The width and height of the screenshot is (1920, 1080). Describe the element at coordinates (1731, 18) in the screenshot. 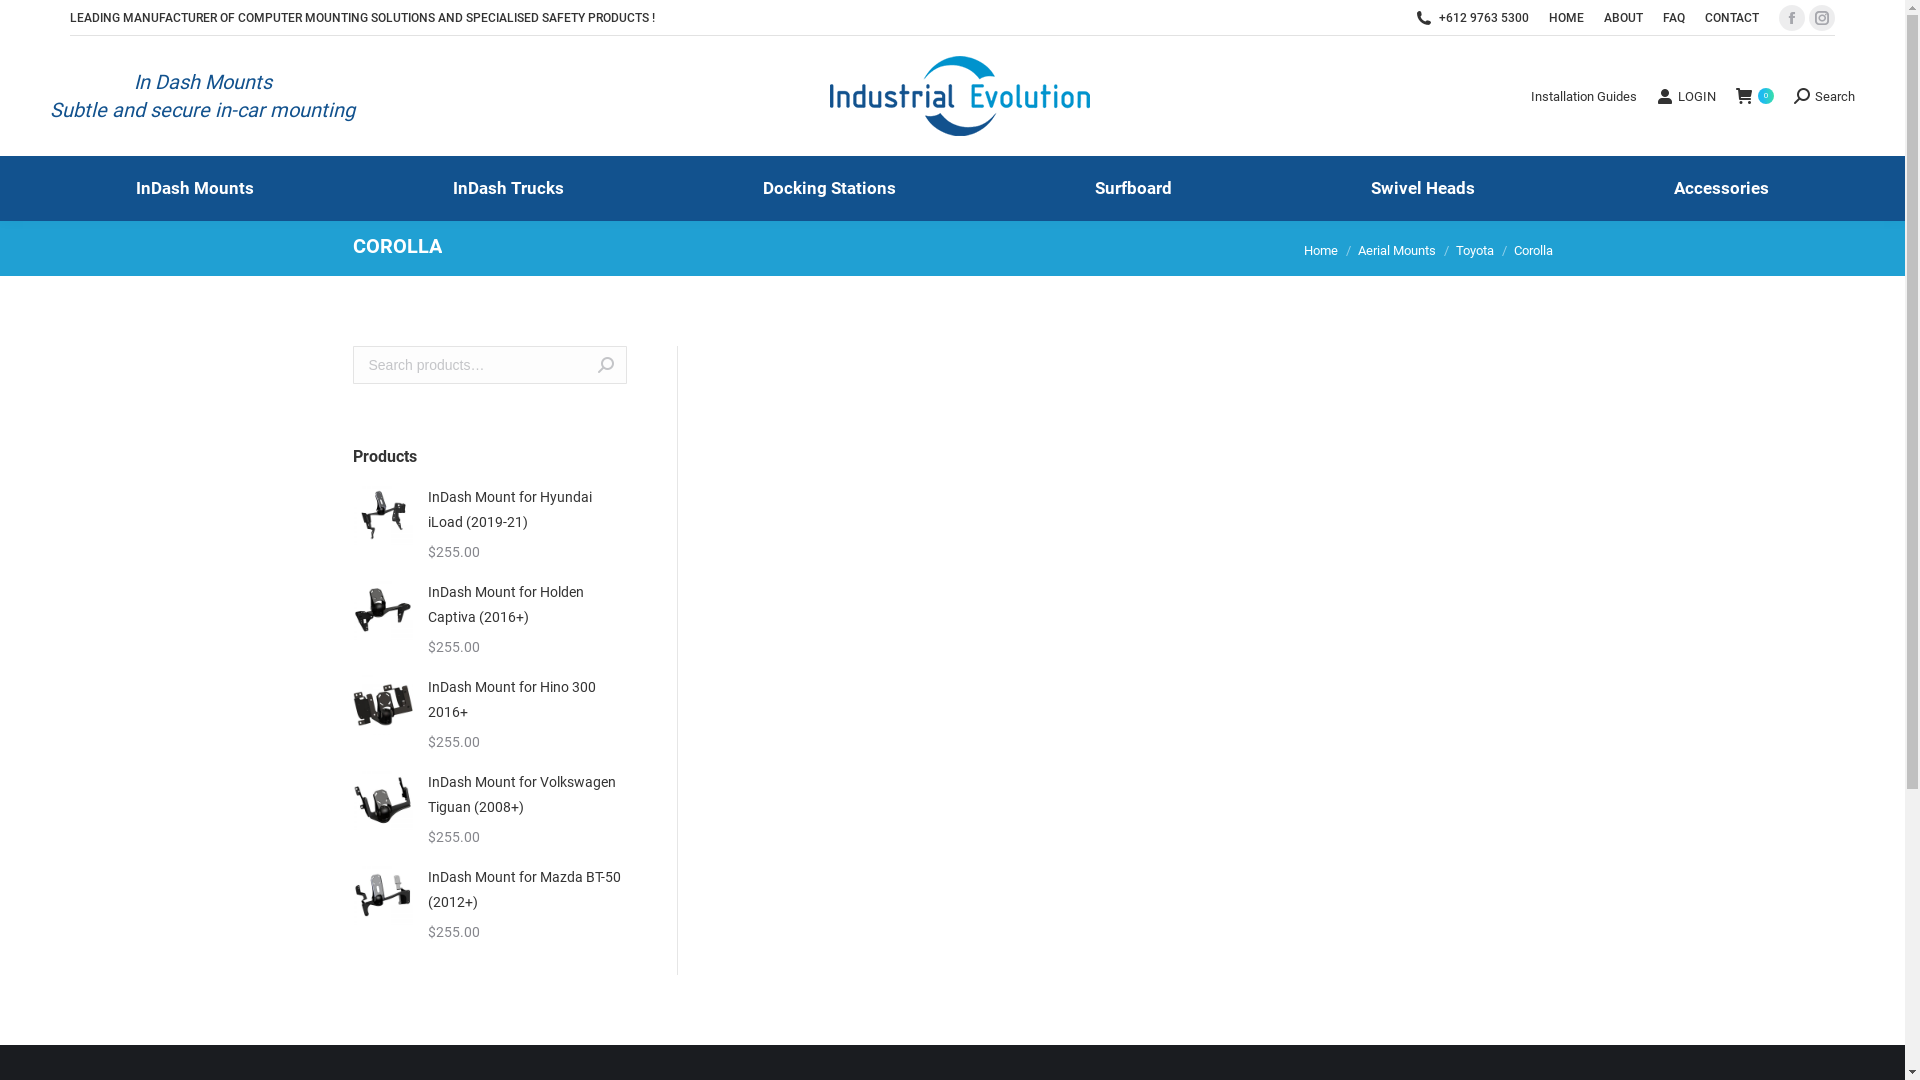

I see `'CONTACT'` at that location.